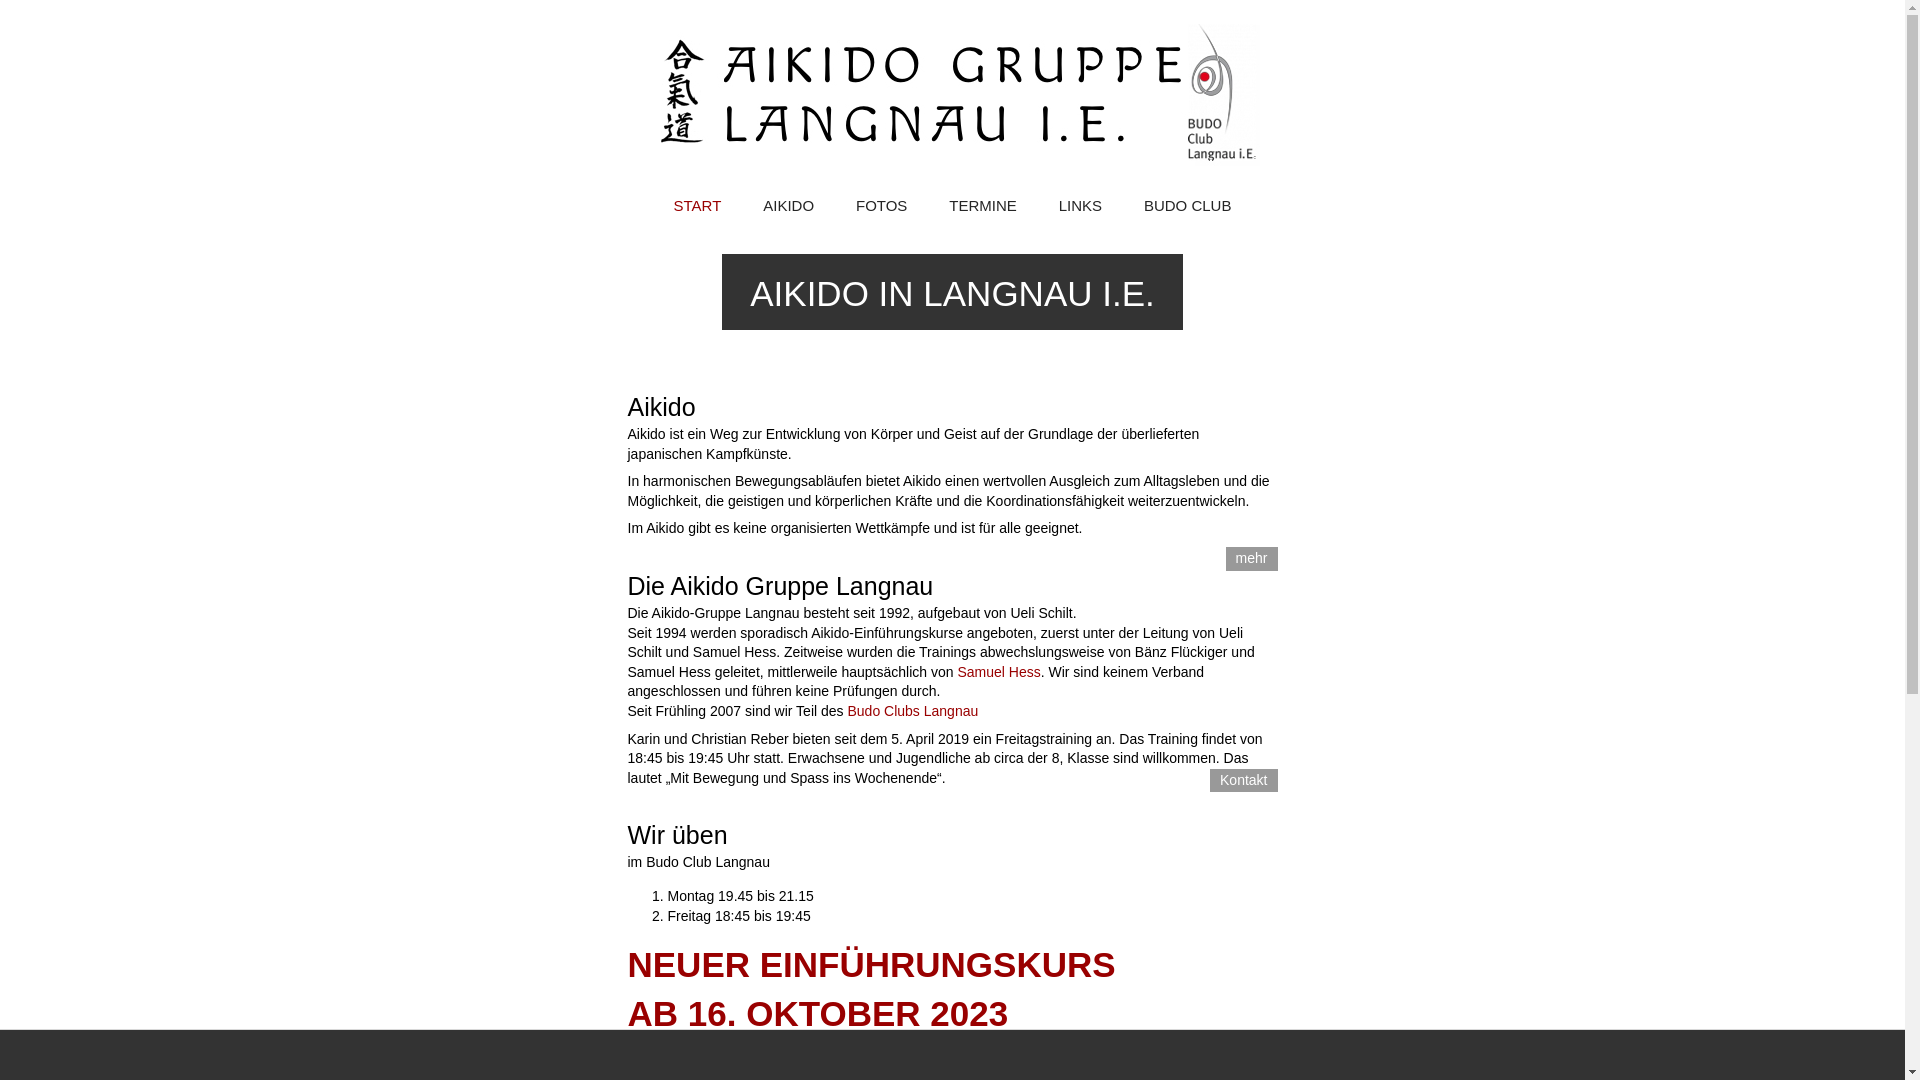 The width and height of the screenshot is (1920, 1080). Describe the element at coordinates (1242, 779) in the screenshot. I see `'Kontakt'` at that location.